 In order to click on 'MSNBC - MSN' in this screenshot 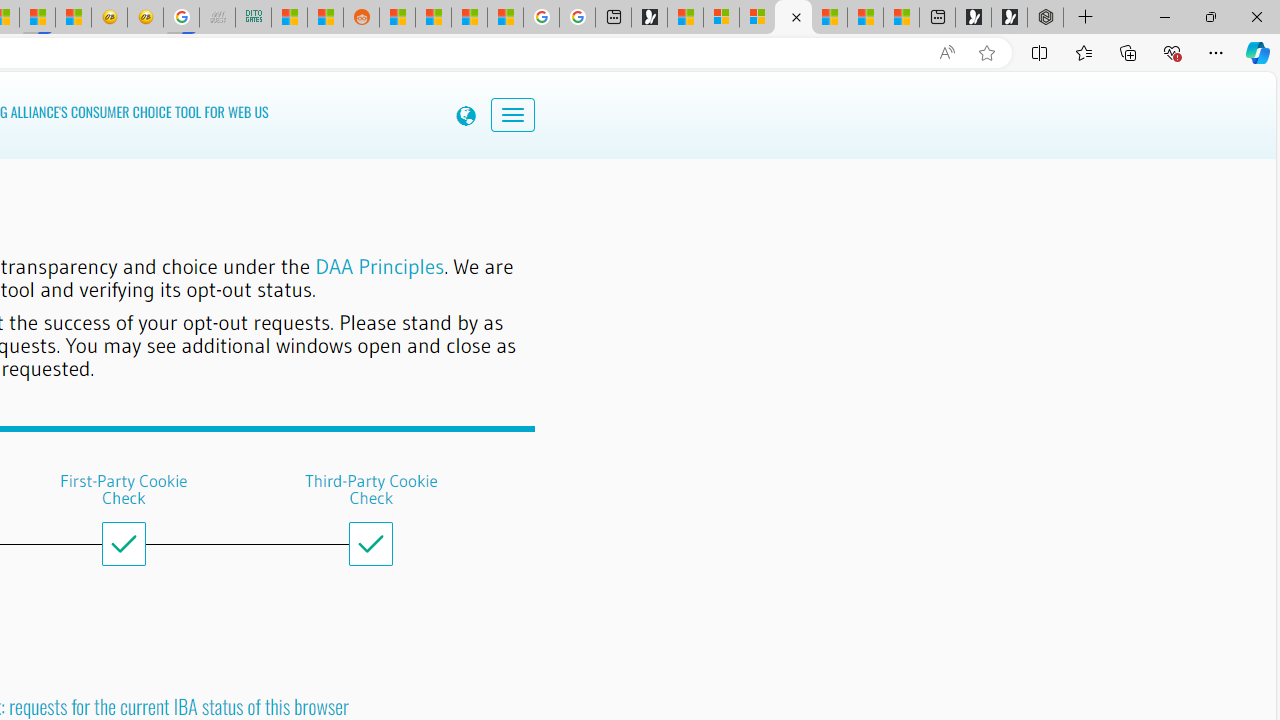, I will do `click(288, 17)`.